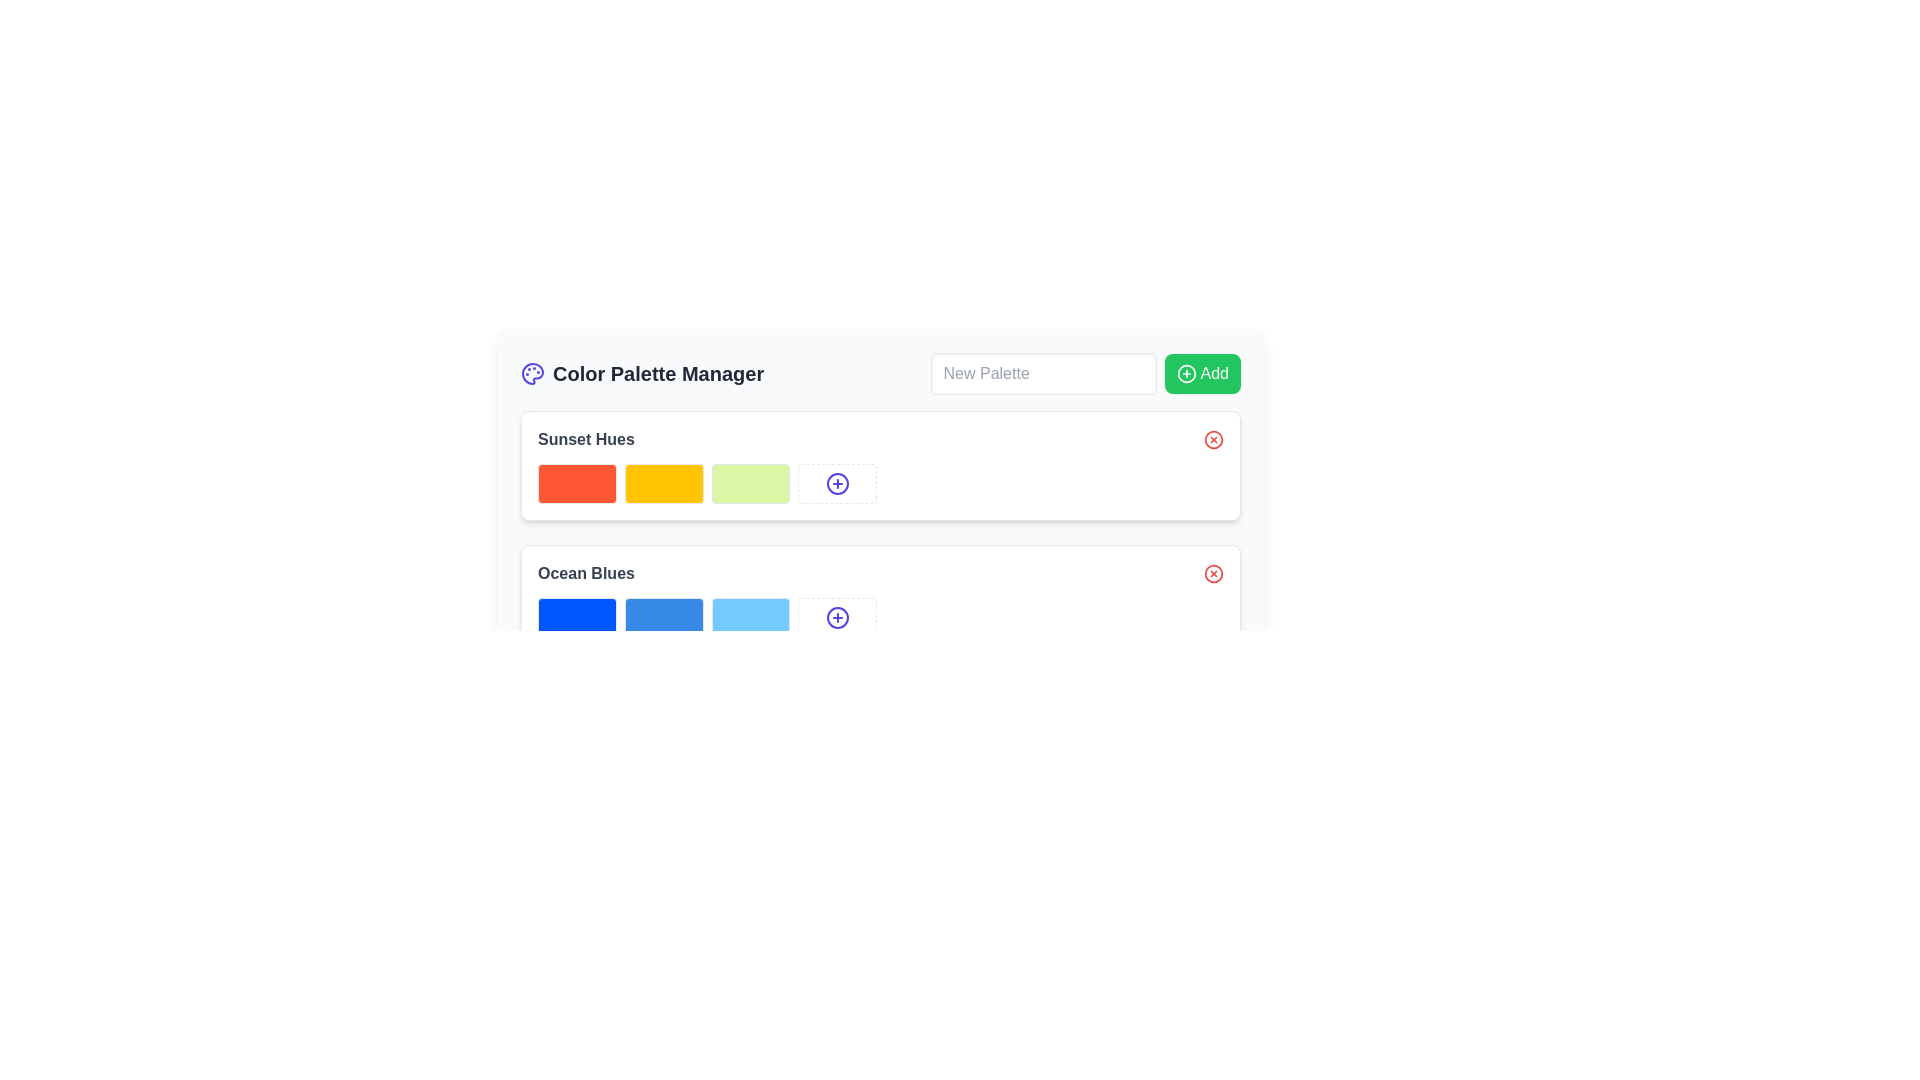  What do you see at coordinates (642, 374) in the screenshot?
I see `the text label that titles the color palette manager tools, located at the top-left corner of the interface, to the right of the palette icon` at bounding box center [642, 374].